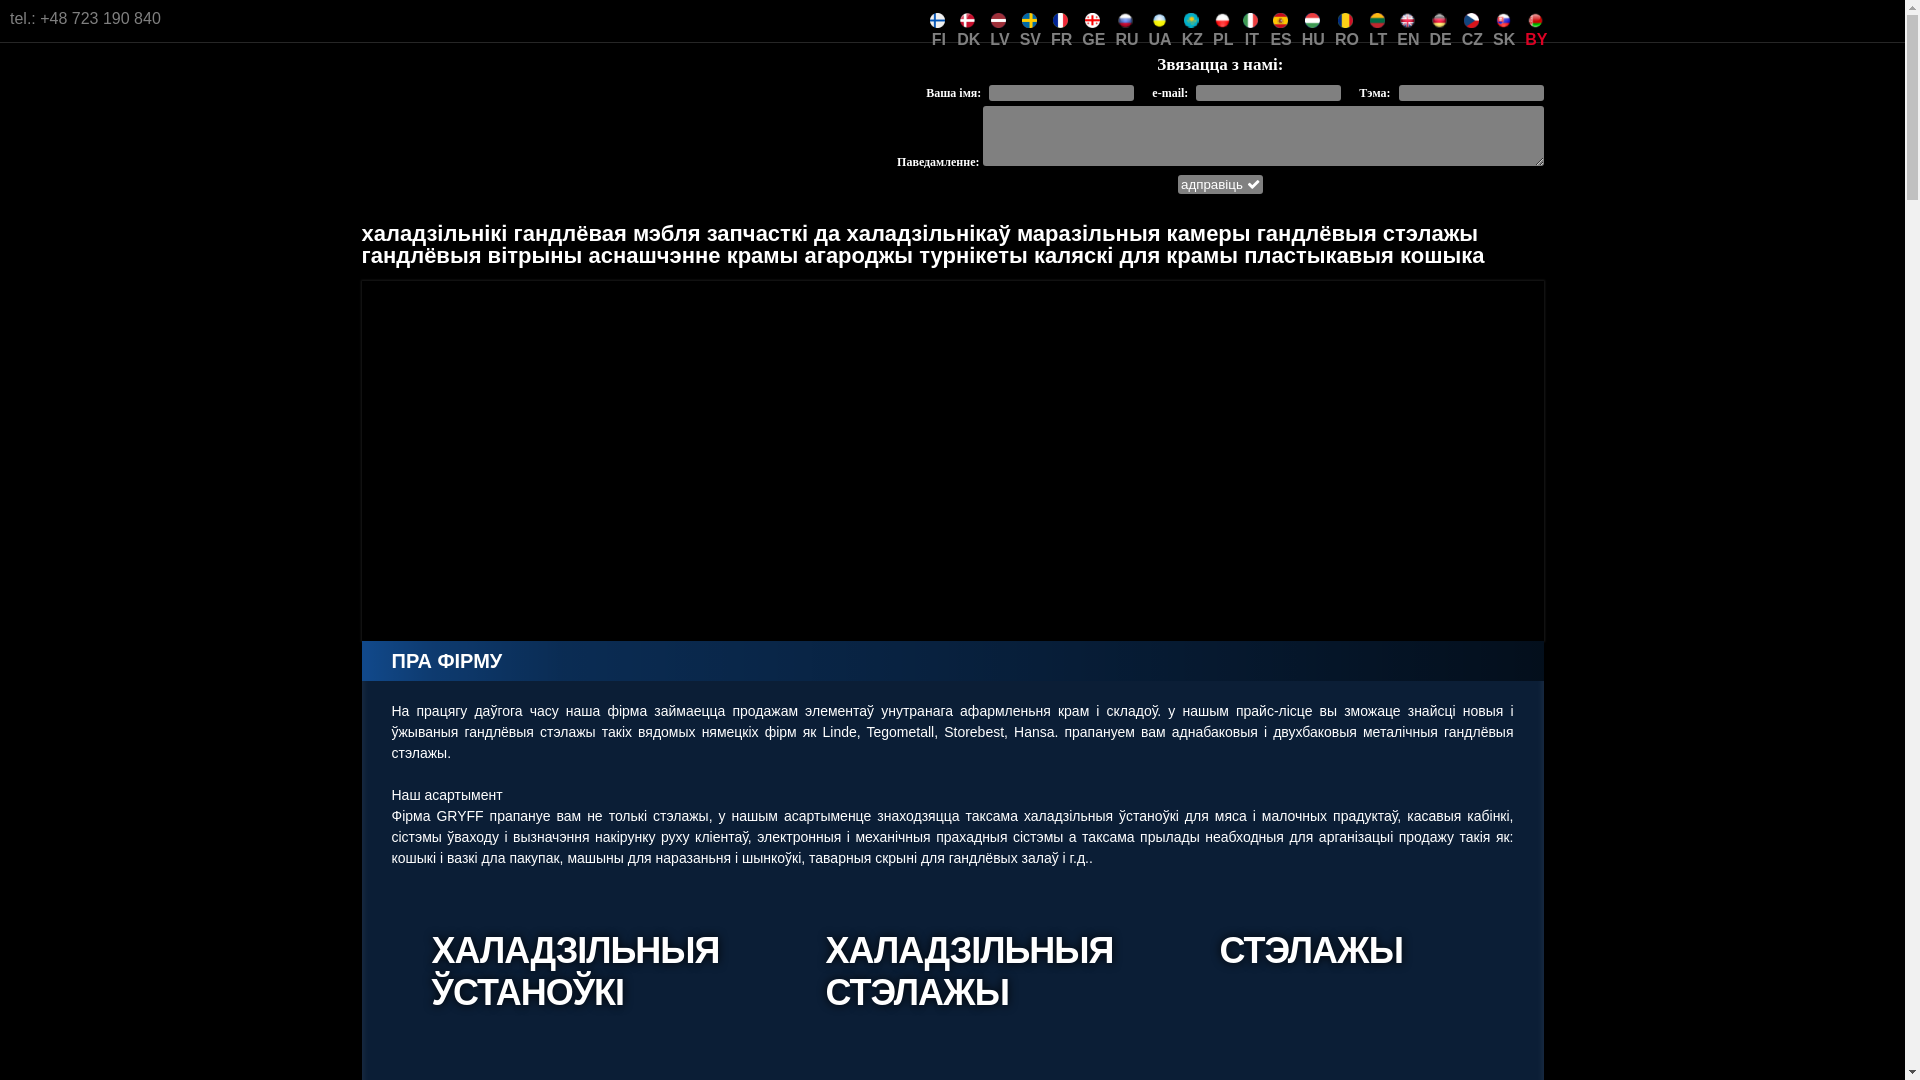 The image size is (1920, 1080). Describe the element at coordinates (1347, 19) in the screenshot. I see `'RO'` at that location.